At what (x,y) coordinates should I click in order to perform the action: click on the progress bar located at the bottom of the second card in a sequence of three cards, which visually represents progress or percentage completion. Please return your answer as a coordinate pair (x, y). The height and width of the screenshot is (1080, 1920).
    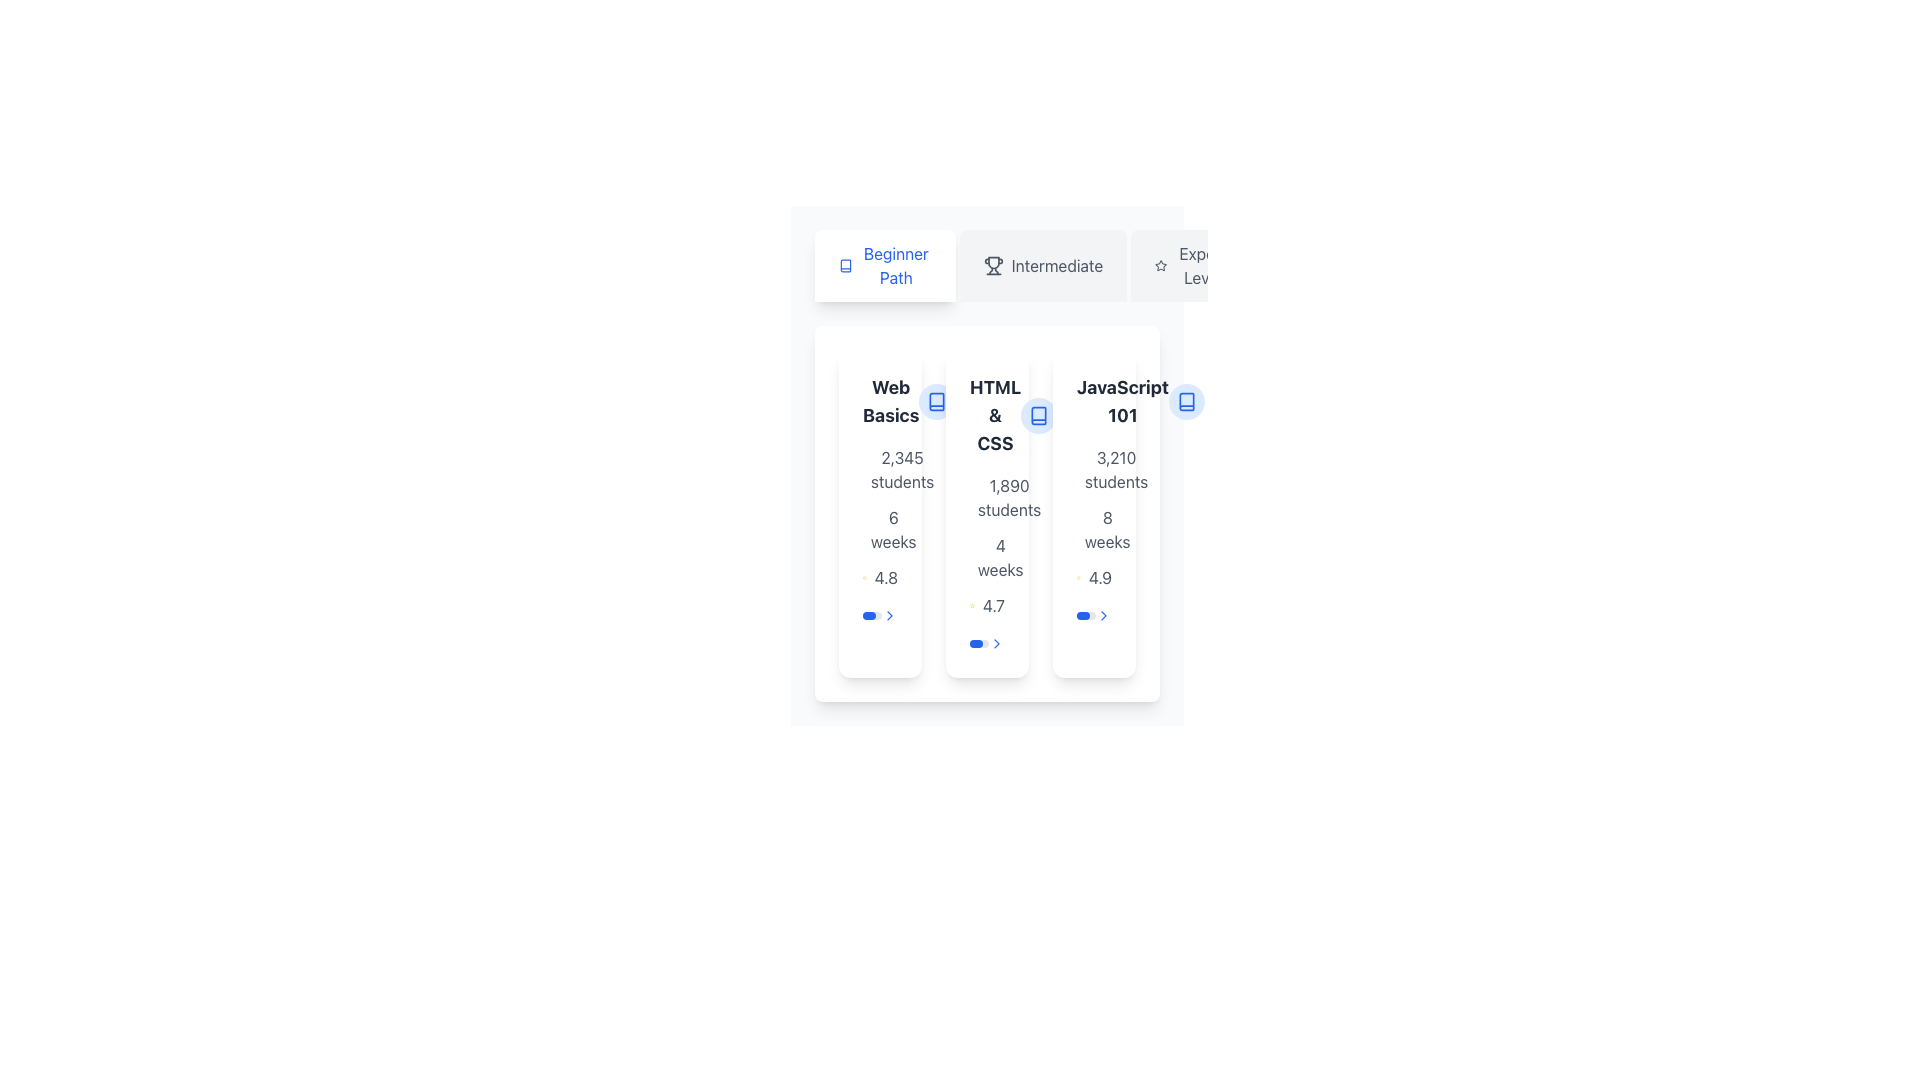
    Looking at the image, I should click on (872, 615).